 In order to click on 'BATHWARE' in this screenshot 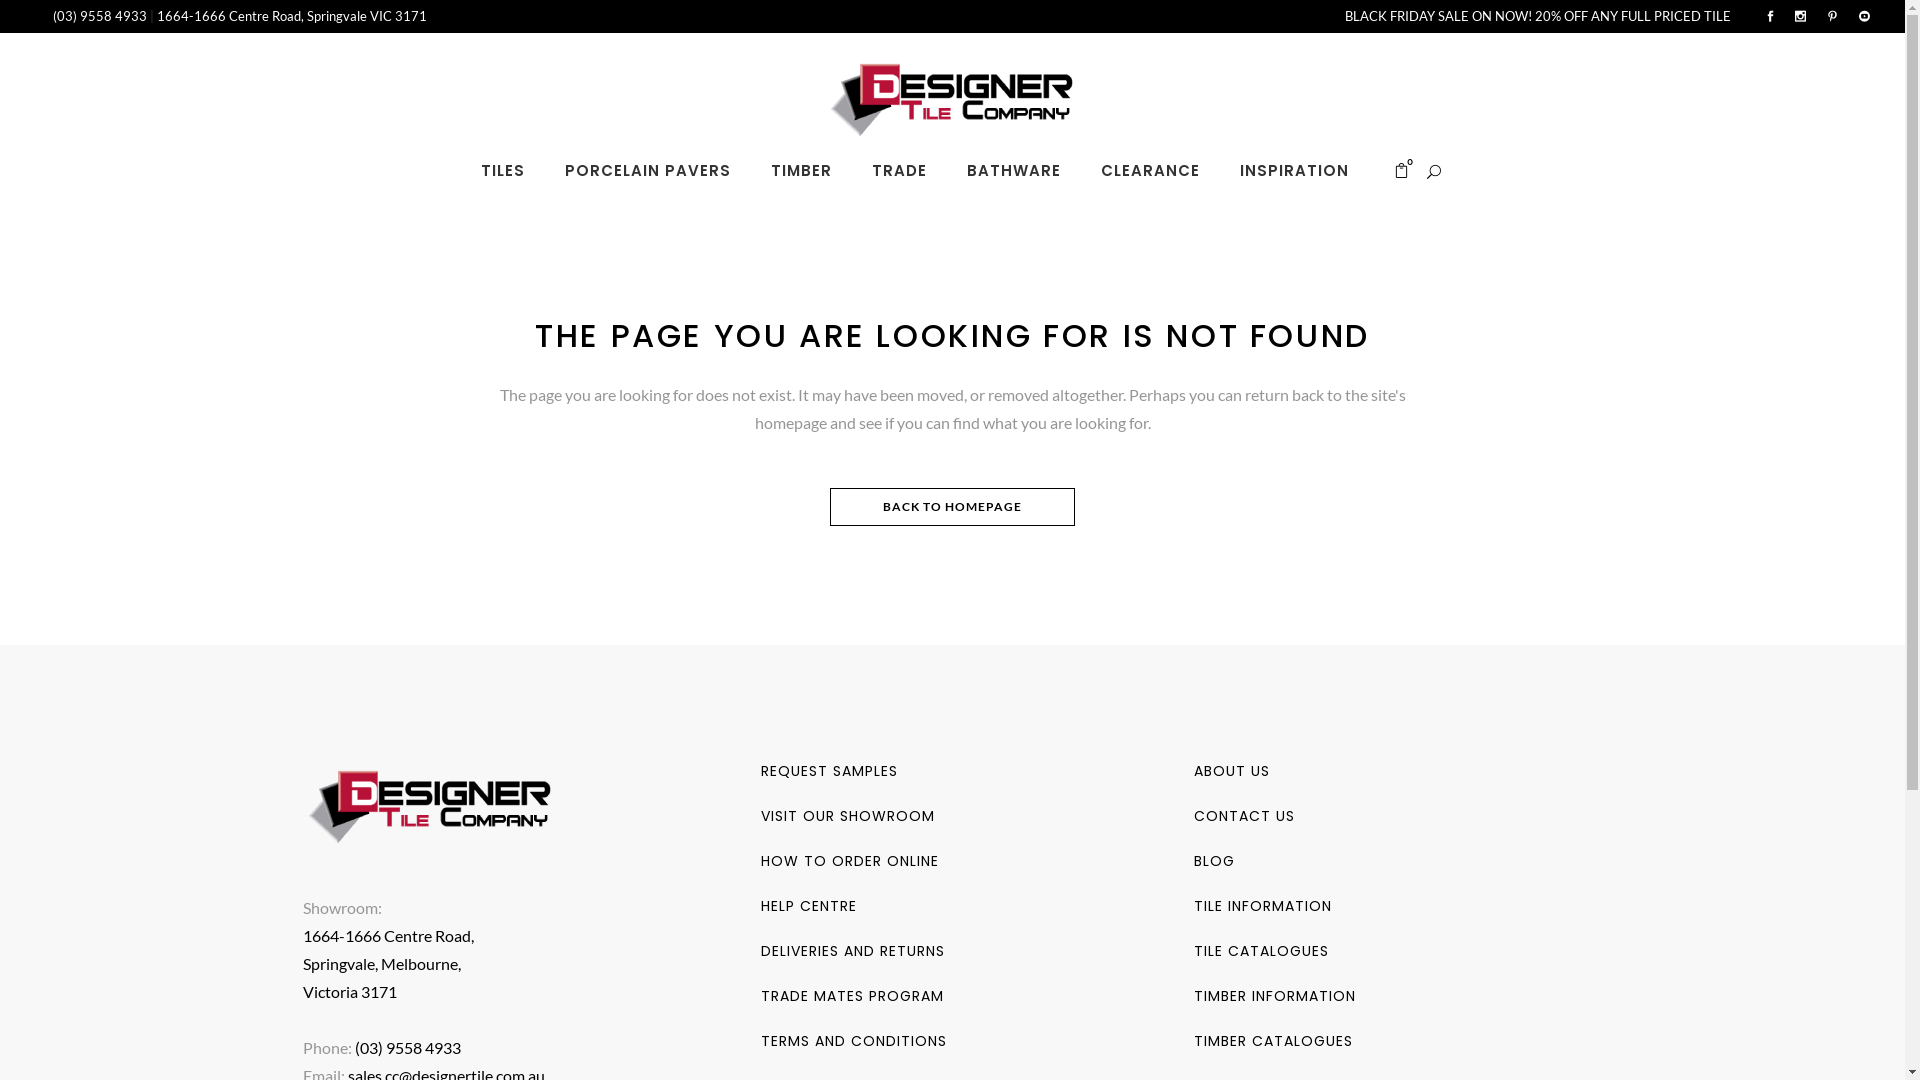, I will do `click(945, 169)`.